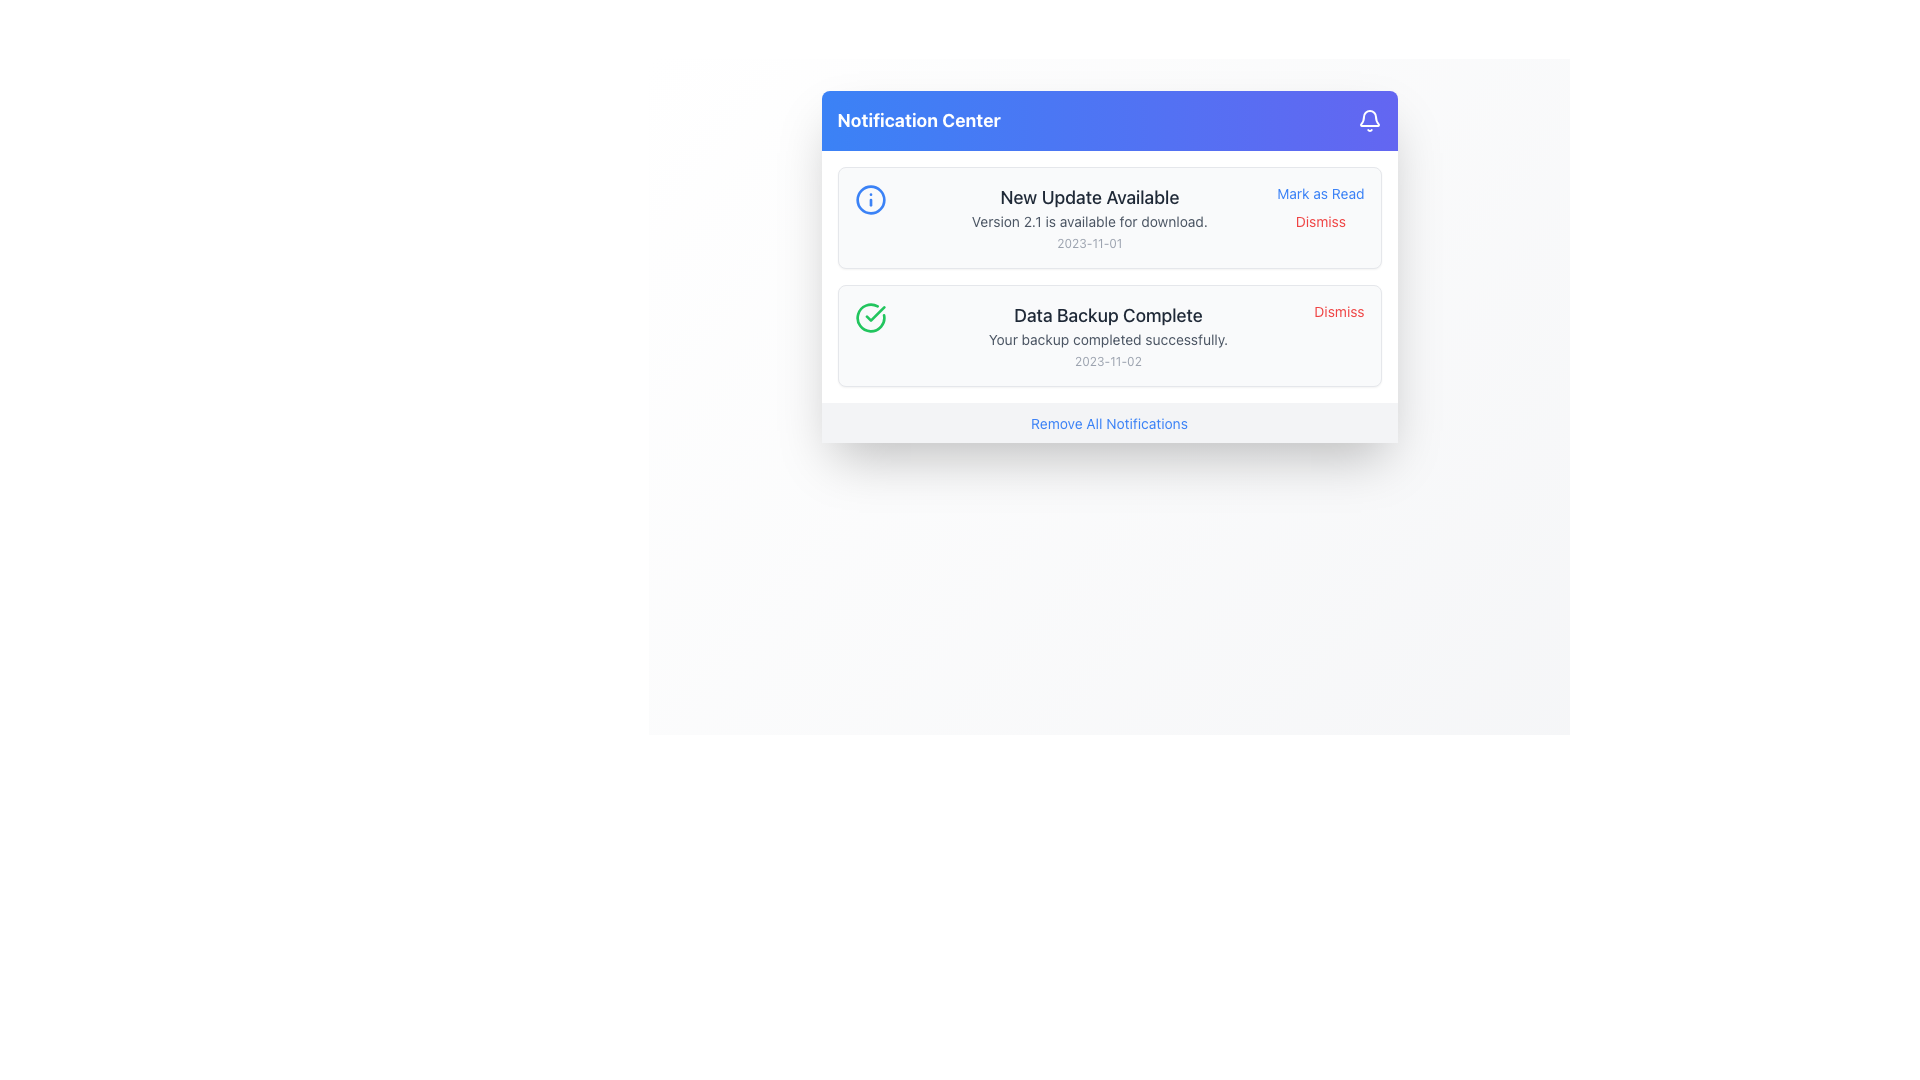 The width and height of the screenshot is (1920, 1080). I want to click on the interactive text link at the bottom of the Notification Center to clear all notifications, so click(1108, 422).